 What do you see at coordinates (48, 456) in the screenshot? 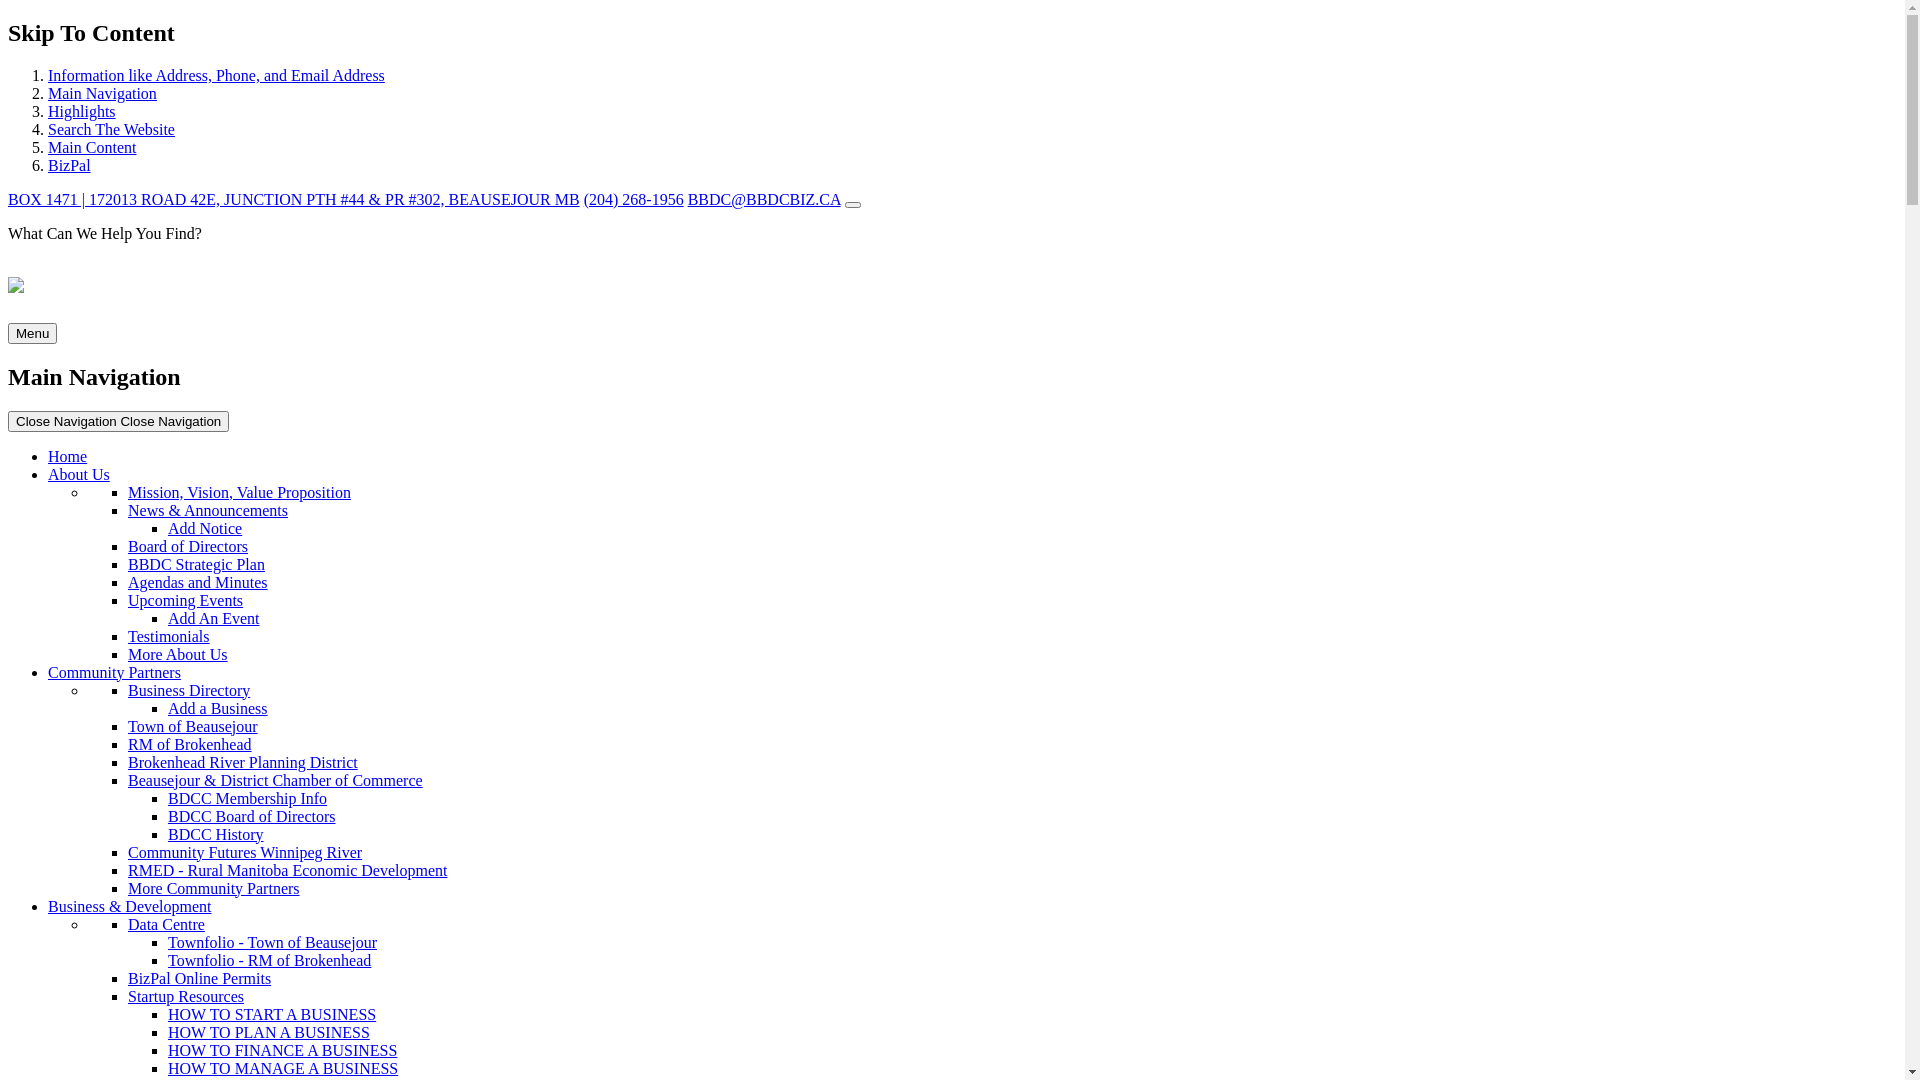
I see `'Home'` at bounding box center [48, 456].